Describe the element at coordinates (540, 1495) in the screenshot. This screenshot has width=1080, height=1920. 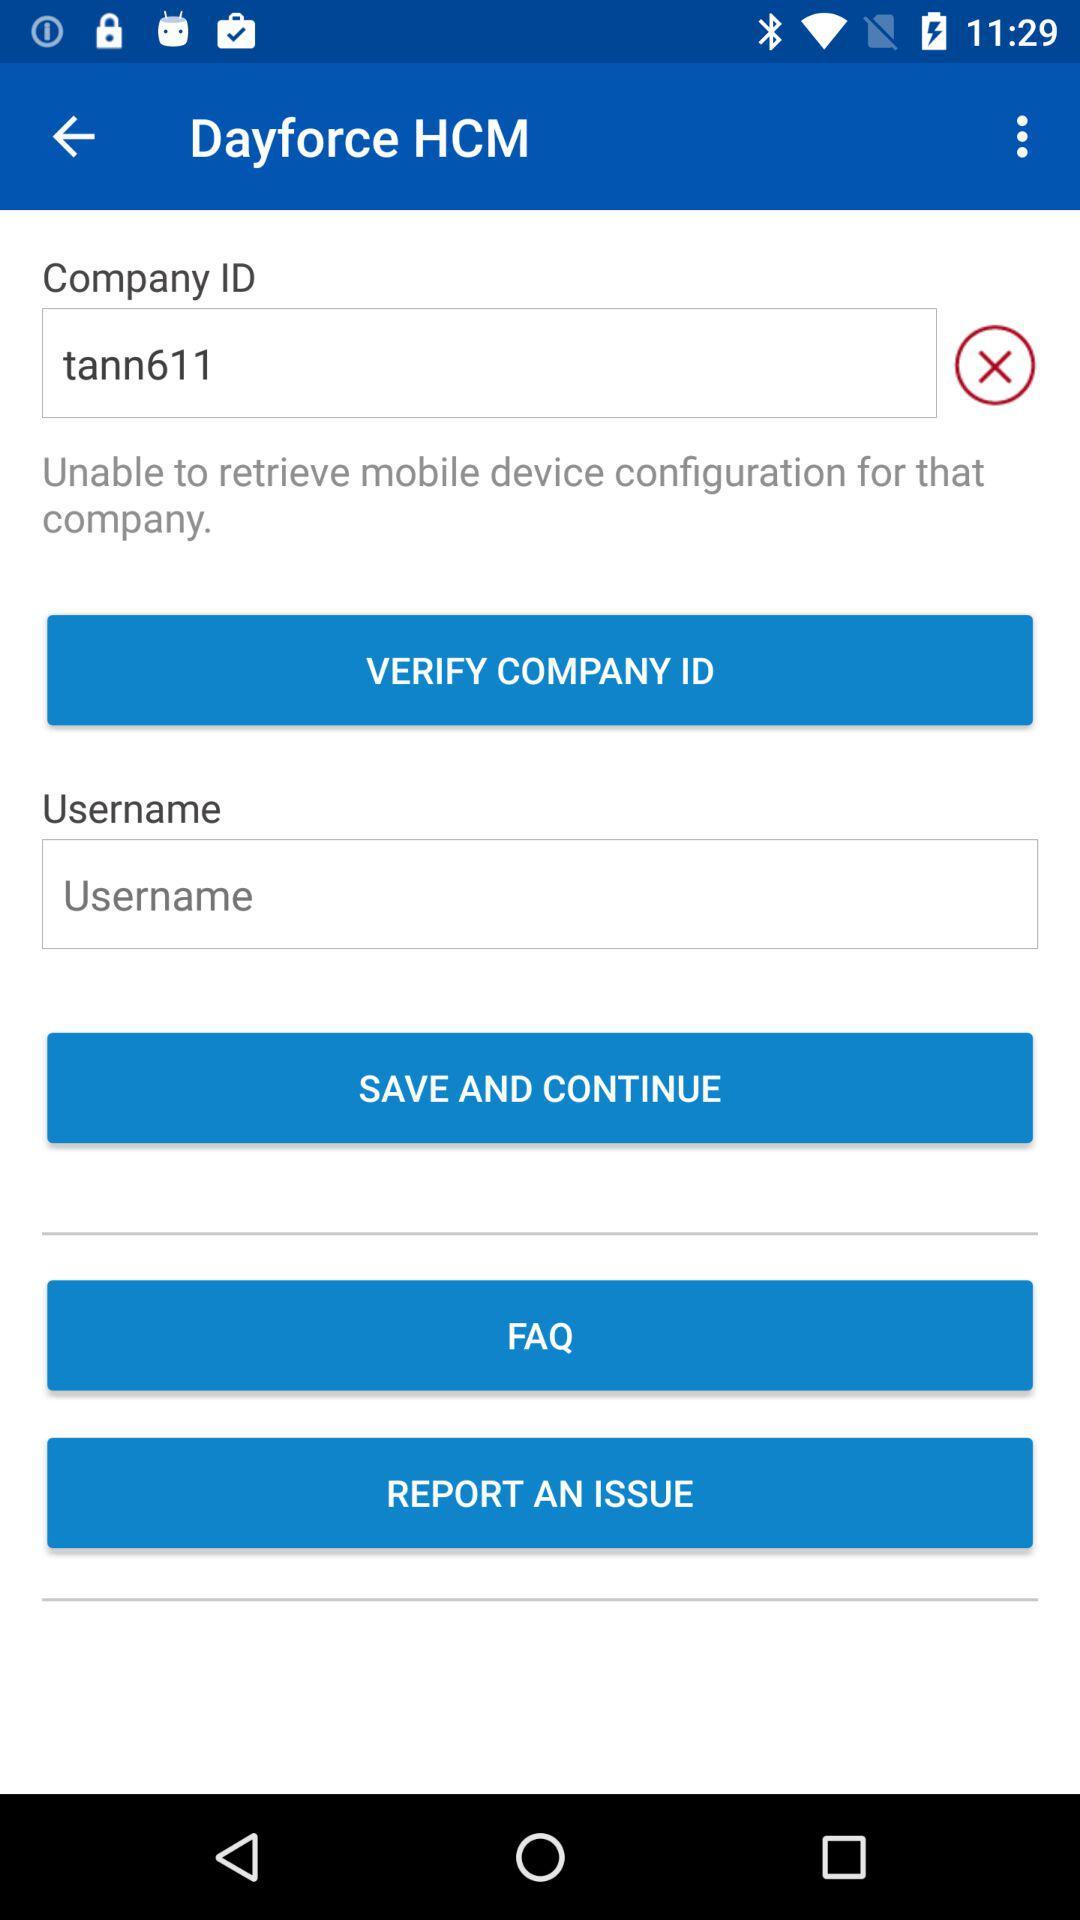
I see `report an issue` at that location.